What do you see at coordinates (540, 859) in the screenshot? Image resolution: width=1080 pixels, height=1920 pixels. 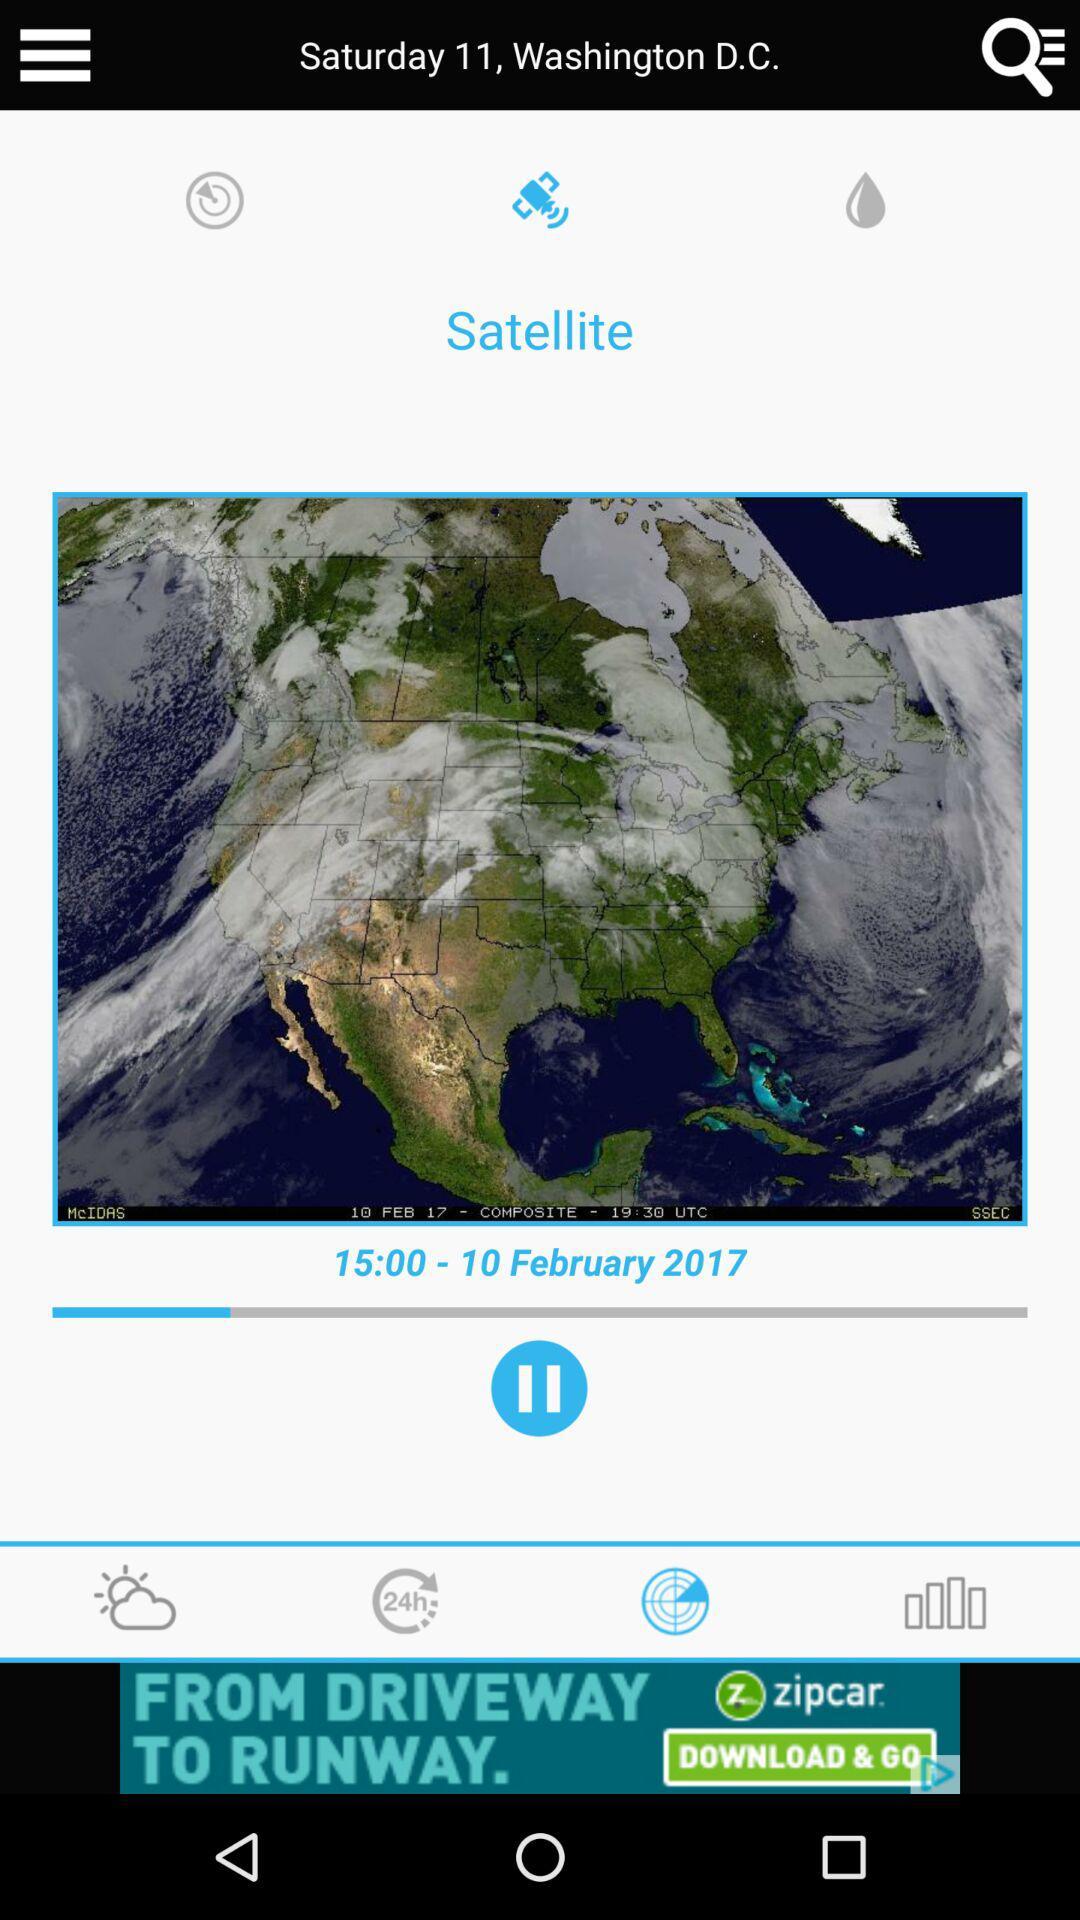 I see `the image below satellite` at bounding box center [540, 859].